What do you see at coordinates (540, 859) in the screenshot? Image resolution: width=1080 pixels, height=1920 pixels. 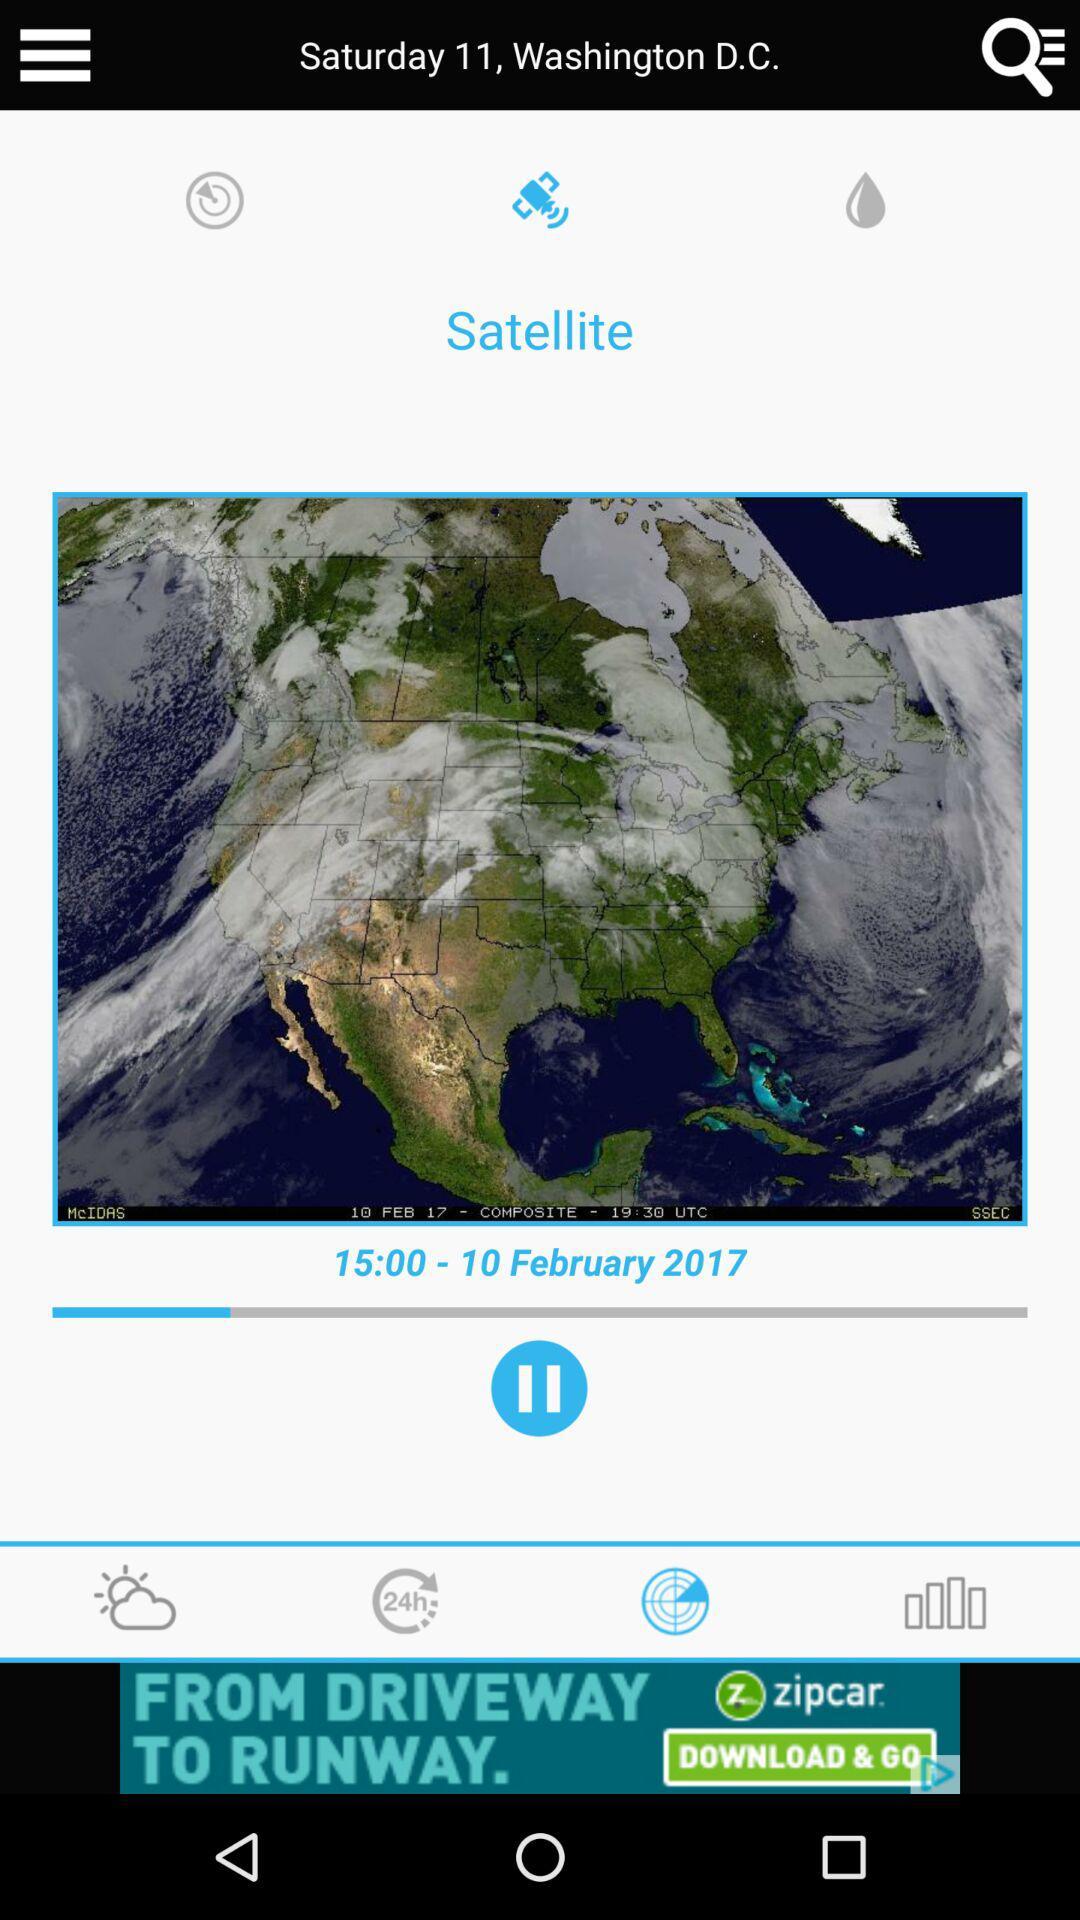 I see `the image below satellite` at bounding box center [540, 859].